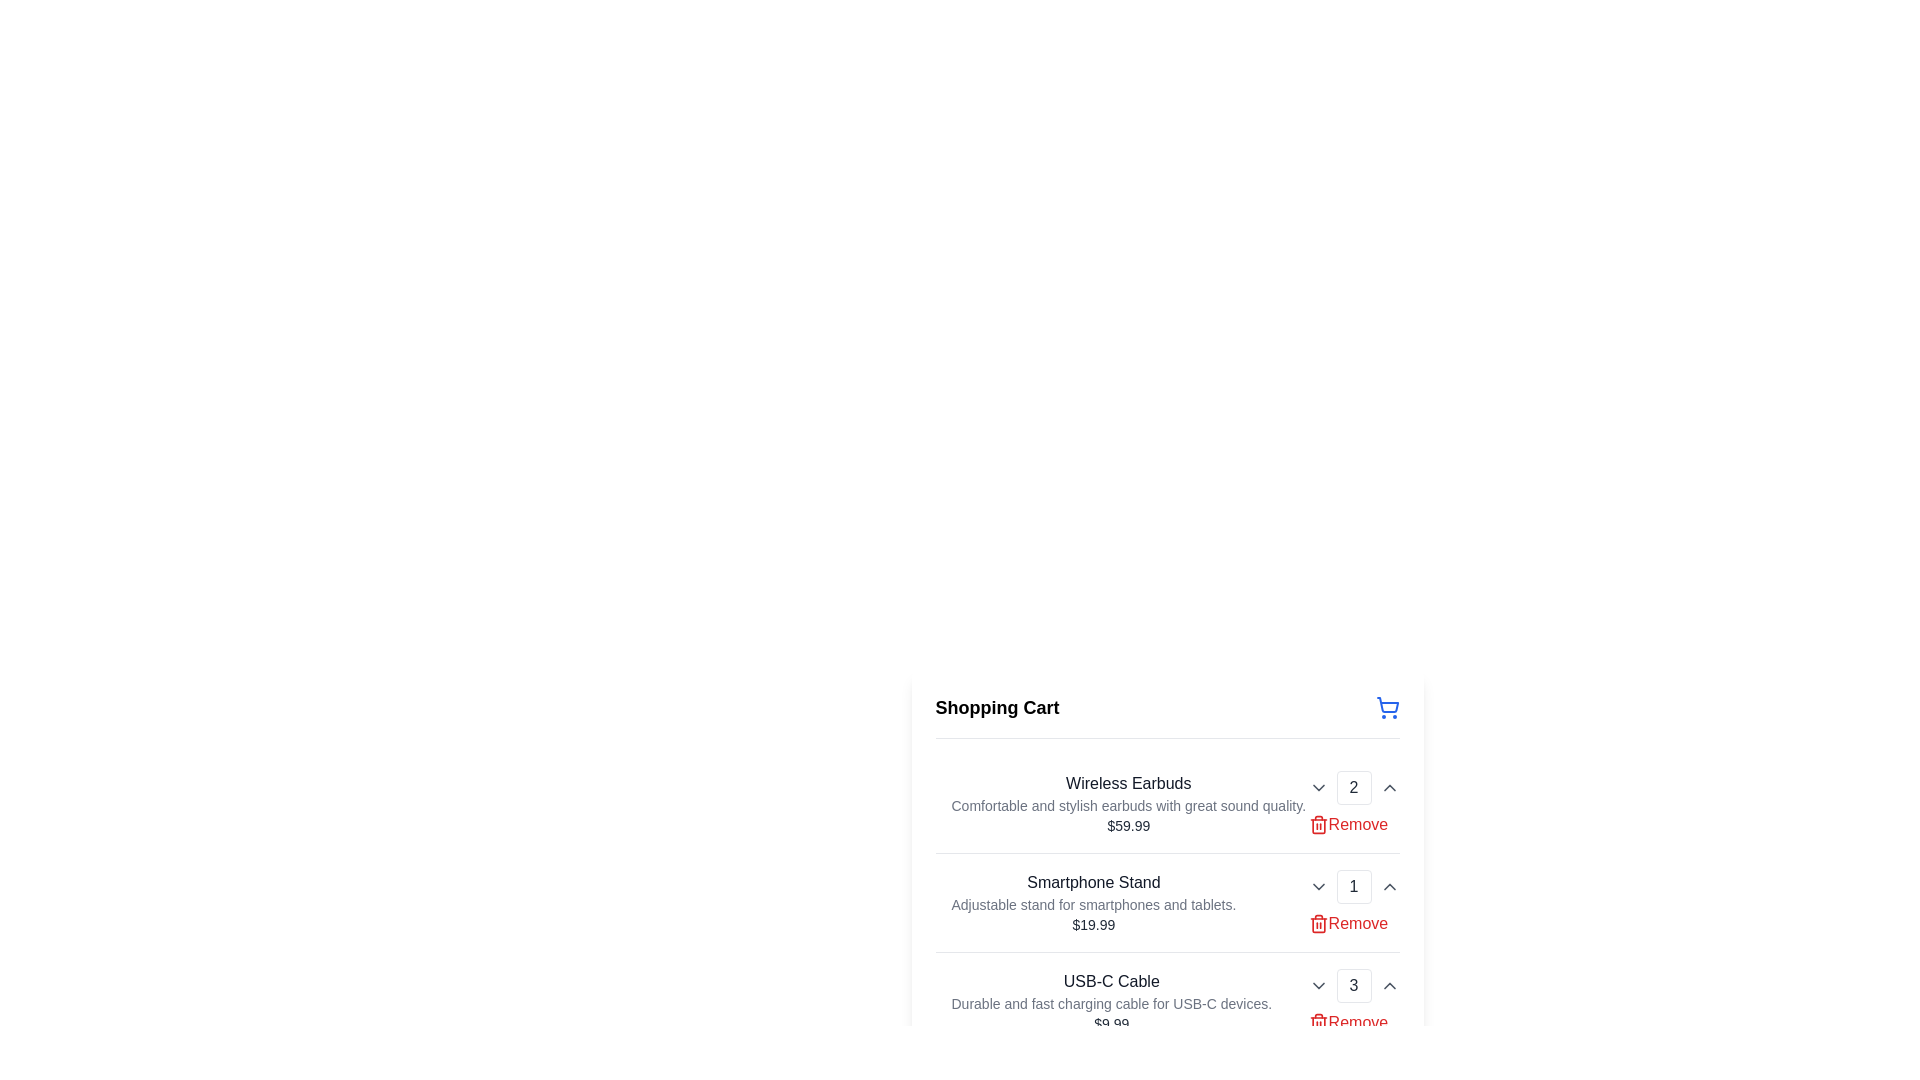 The image size is (1920, 1080). Describe the element at coordinates (1353, 985) in the screenshot. I see `the bordered numeric data box, which represents a quantity in the shopping cart` at that location.